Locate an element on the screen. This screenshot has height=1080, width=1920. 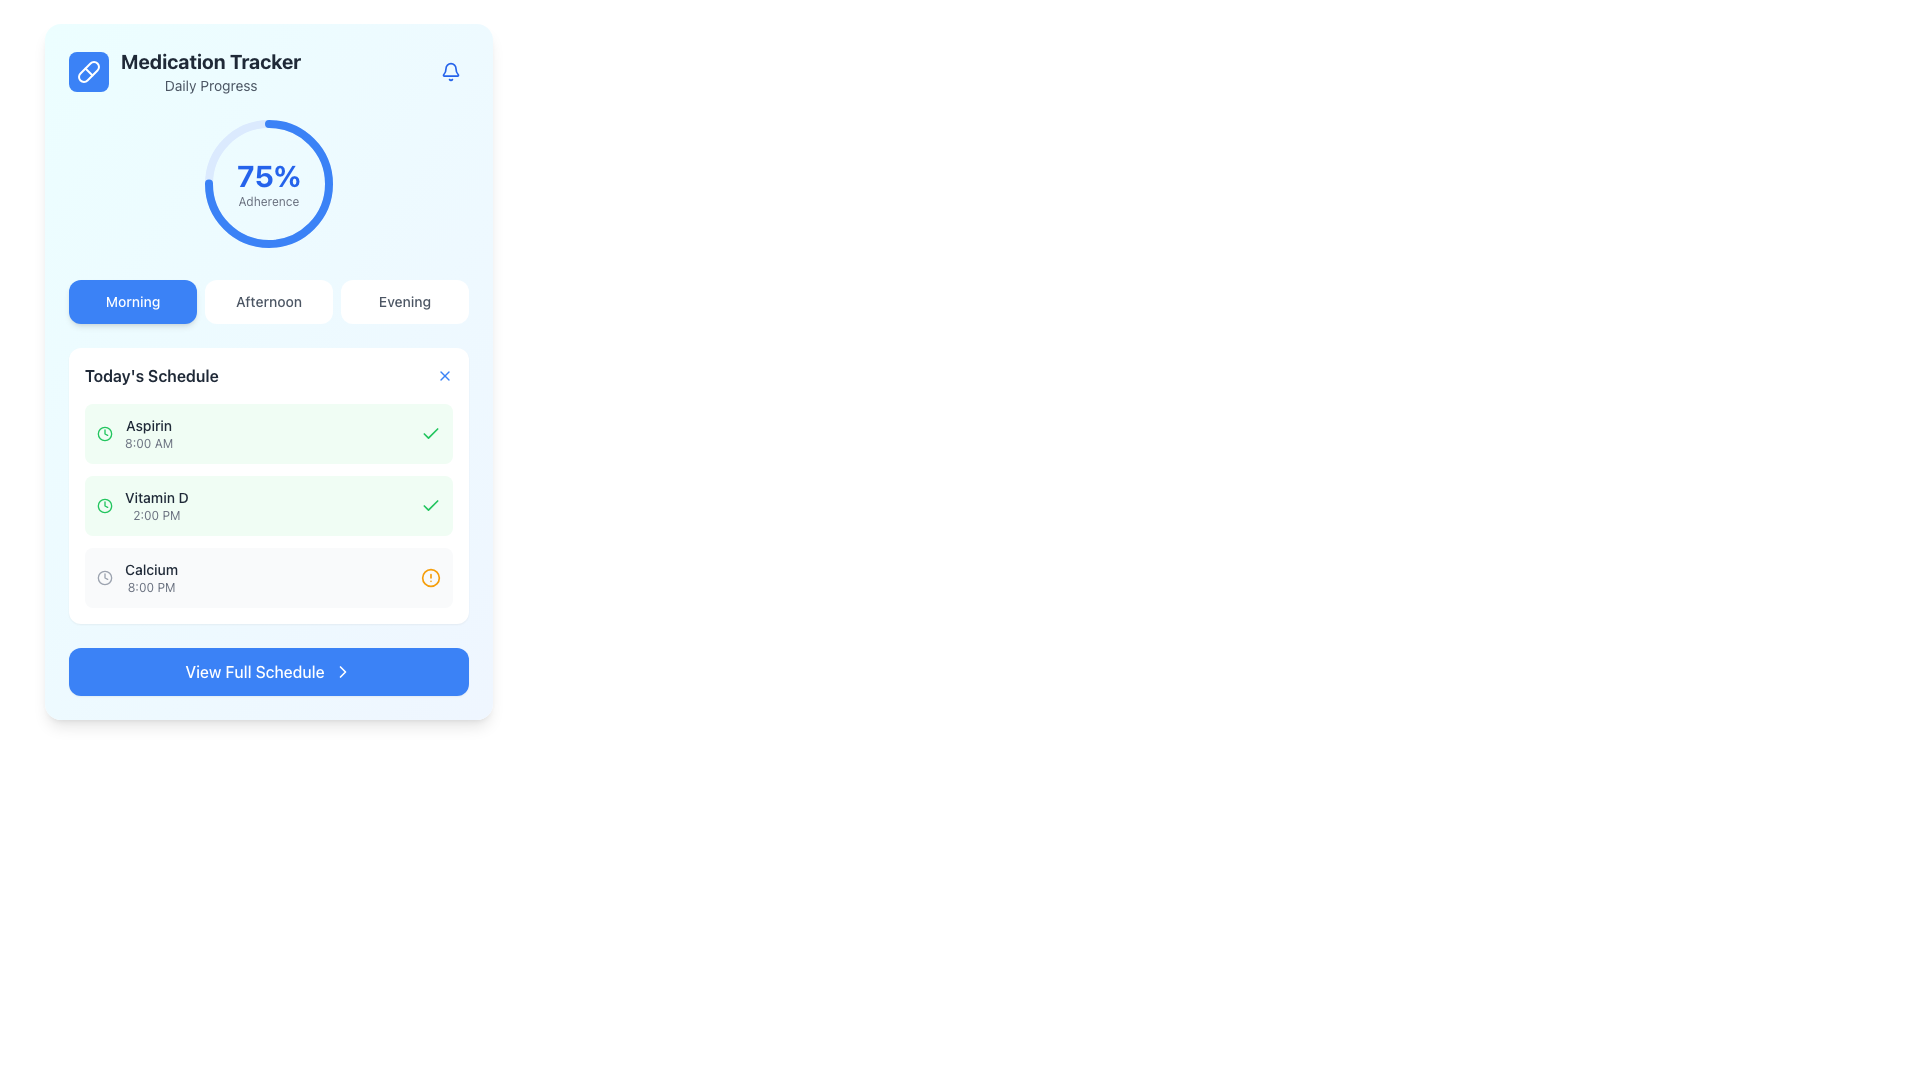
the title text label representing a specific schedule entry, which is the primary title in the second item of the list under the 'Today's Schedule' header, located between 'Aspirin' and 'Calcium' is located at coordinates (155, 496).